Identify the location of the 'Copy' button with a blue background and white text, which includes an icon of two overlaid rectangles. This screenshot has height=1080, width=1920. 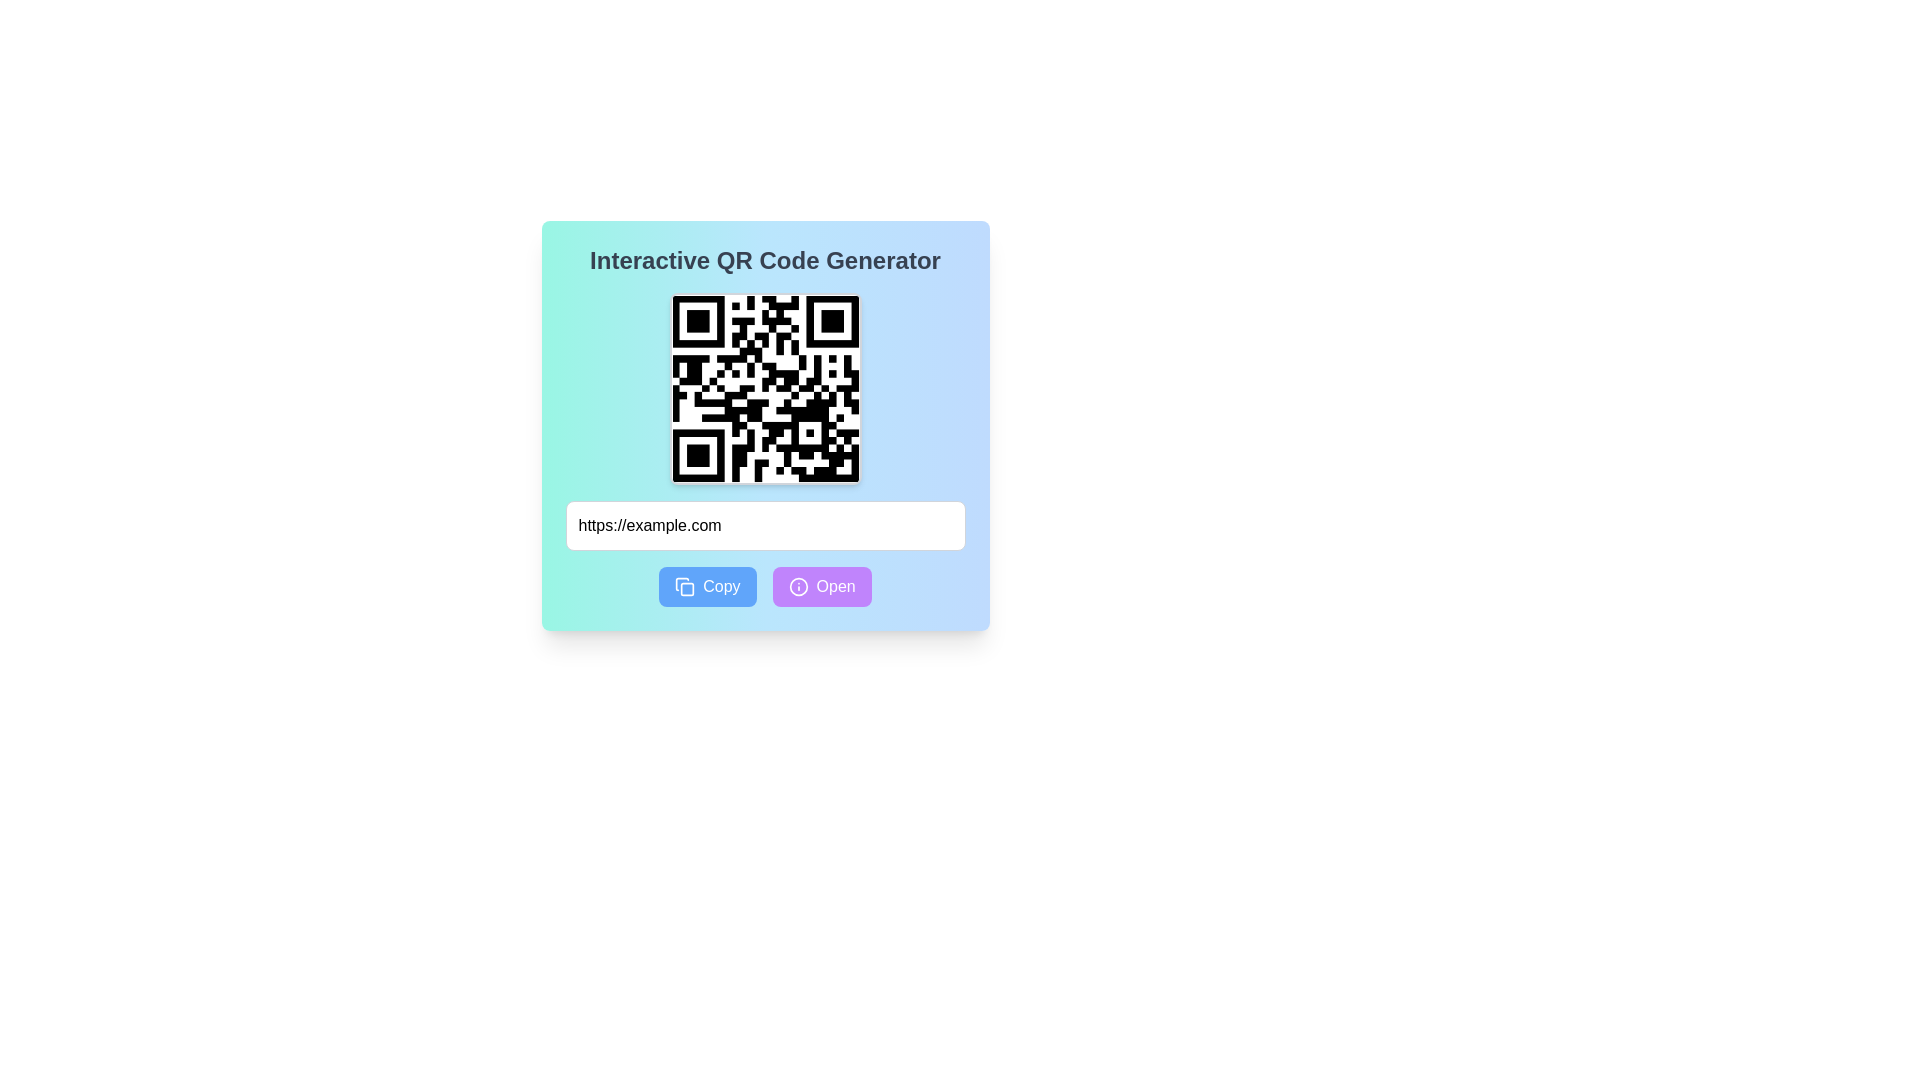
(707, 585).